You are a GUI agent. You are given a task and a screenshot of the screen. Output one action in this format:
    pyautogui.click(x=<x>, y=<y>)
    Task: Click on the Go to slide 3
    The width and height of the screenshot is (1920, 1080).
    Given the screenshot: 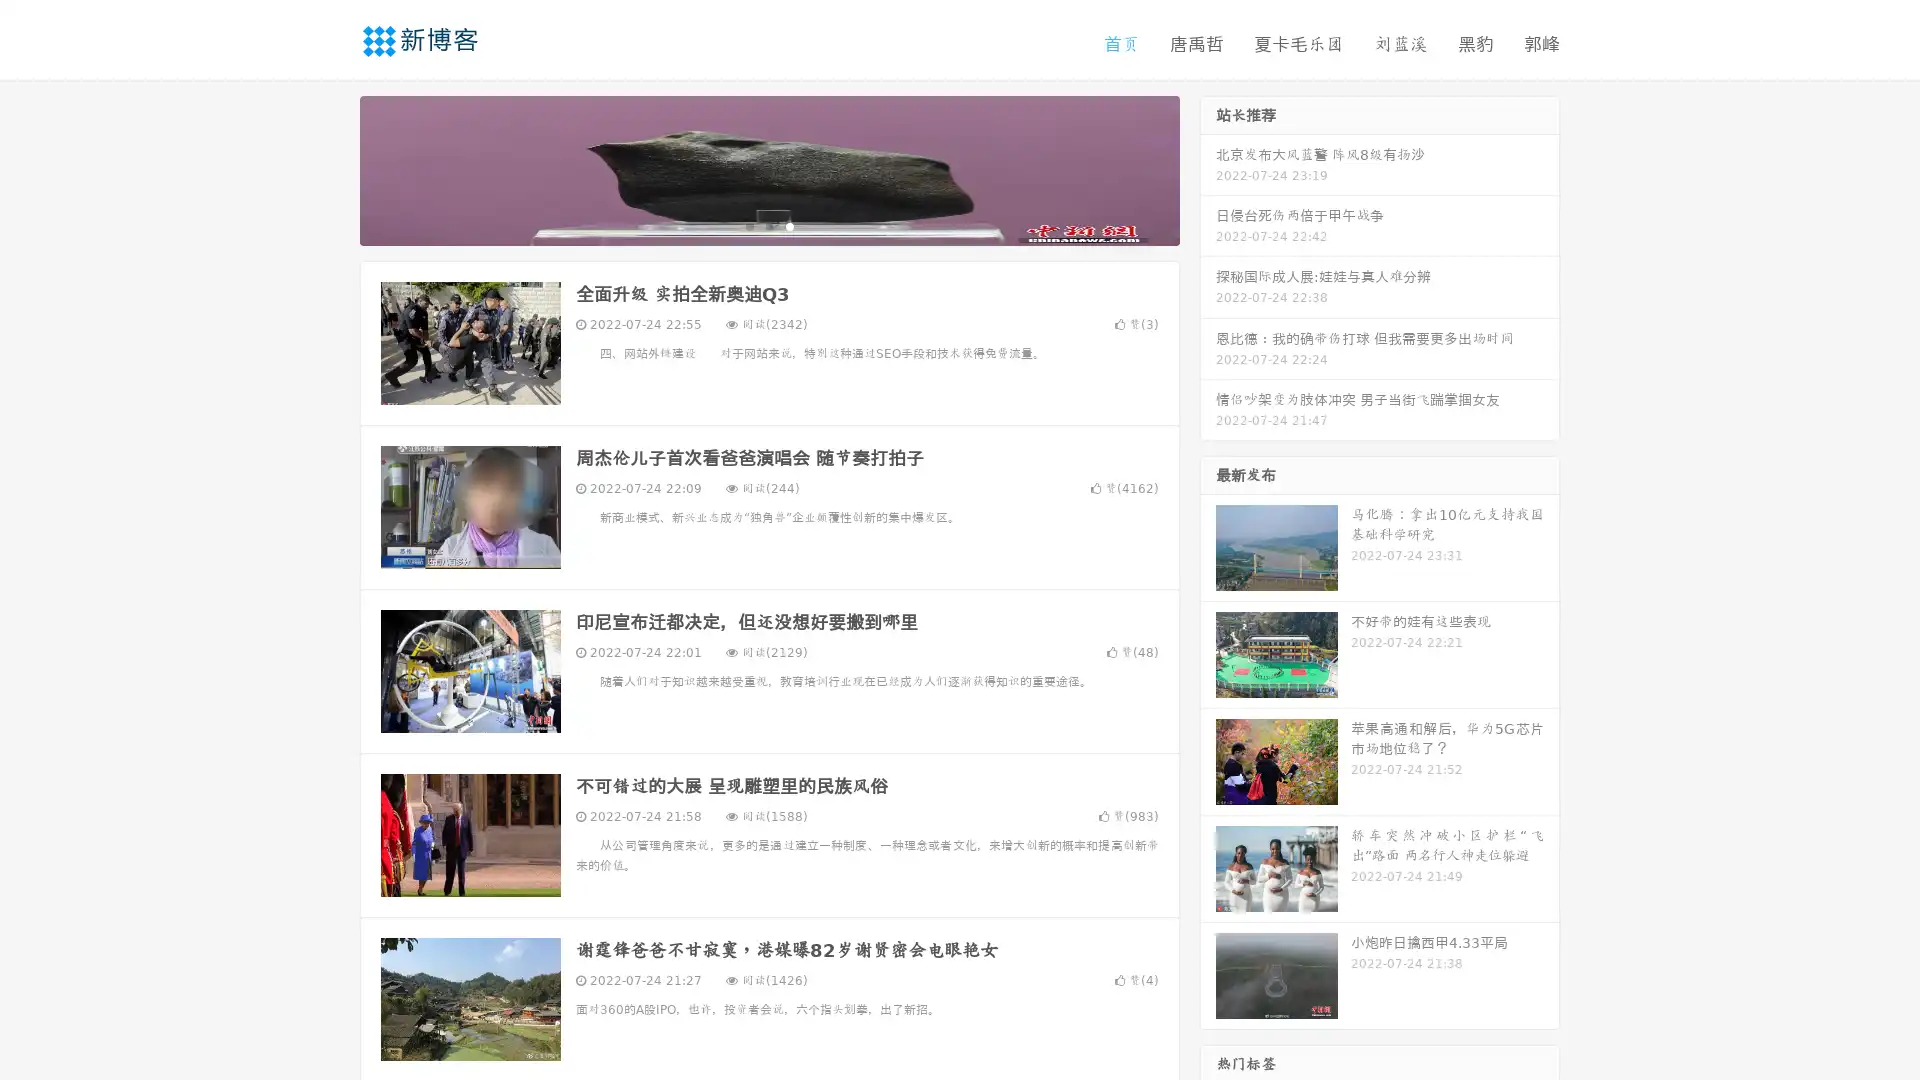 What is the action you would take?
    pyautogui.click(x=789, y=225)
    